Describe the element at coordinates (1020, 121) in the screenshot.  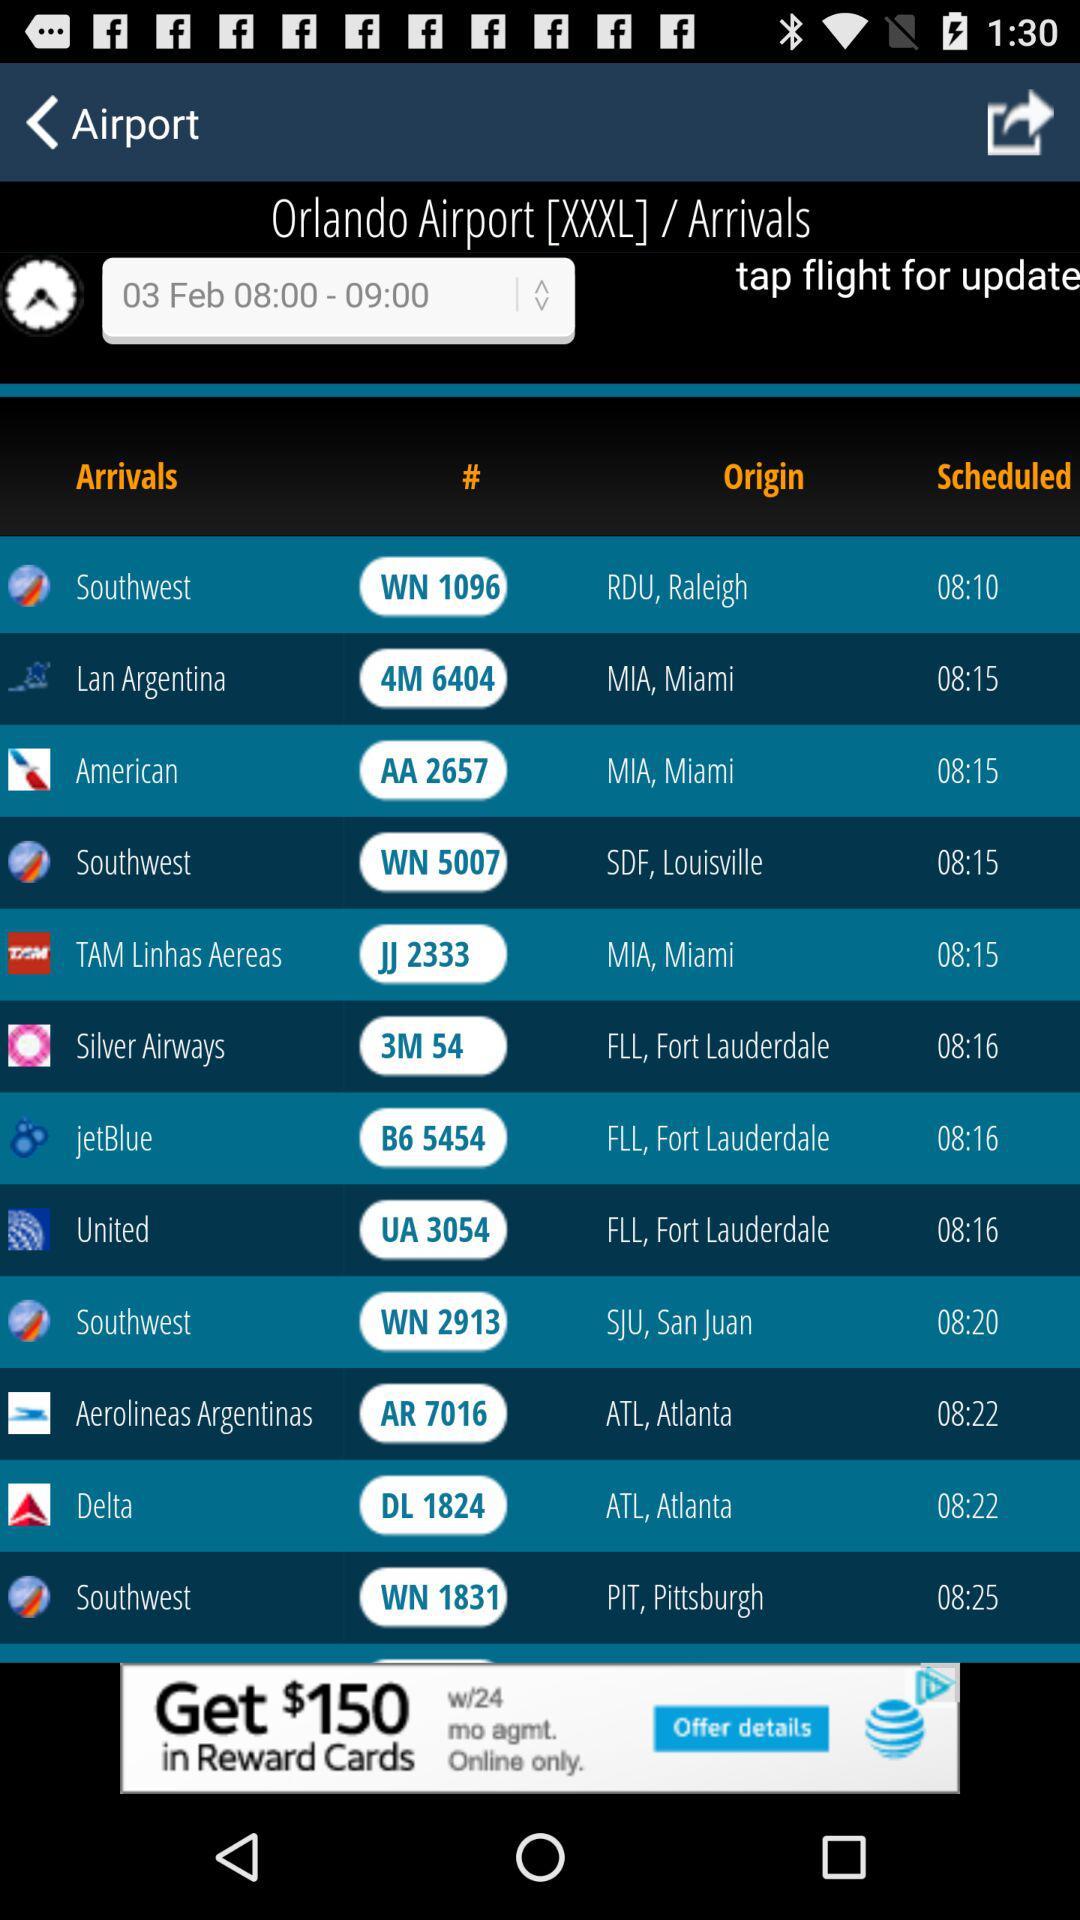
I see `next page` at that location.